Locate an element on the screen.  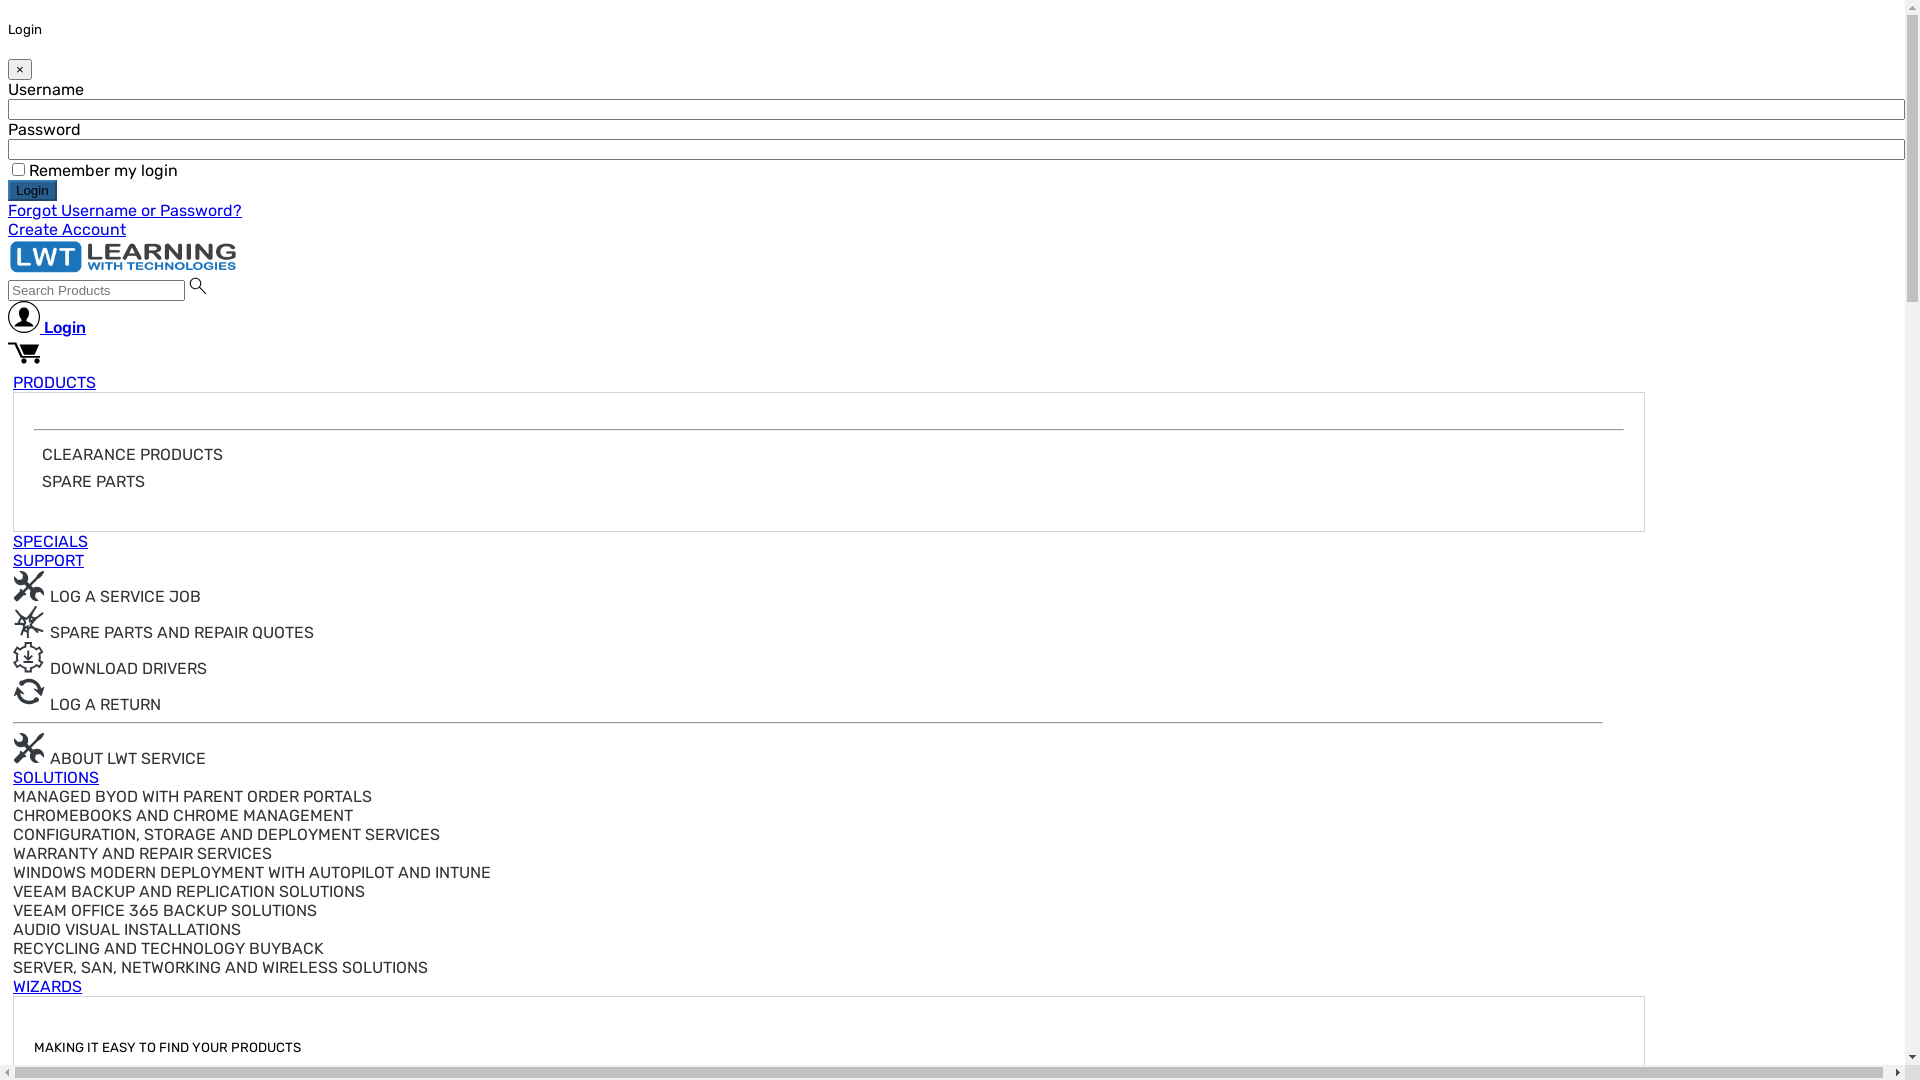
'SPECIALS' is located at coordinates (50, 541).